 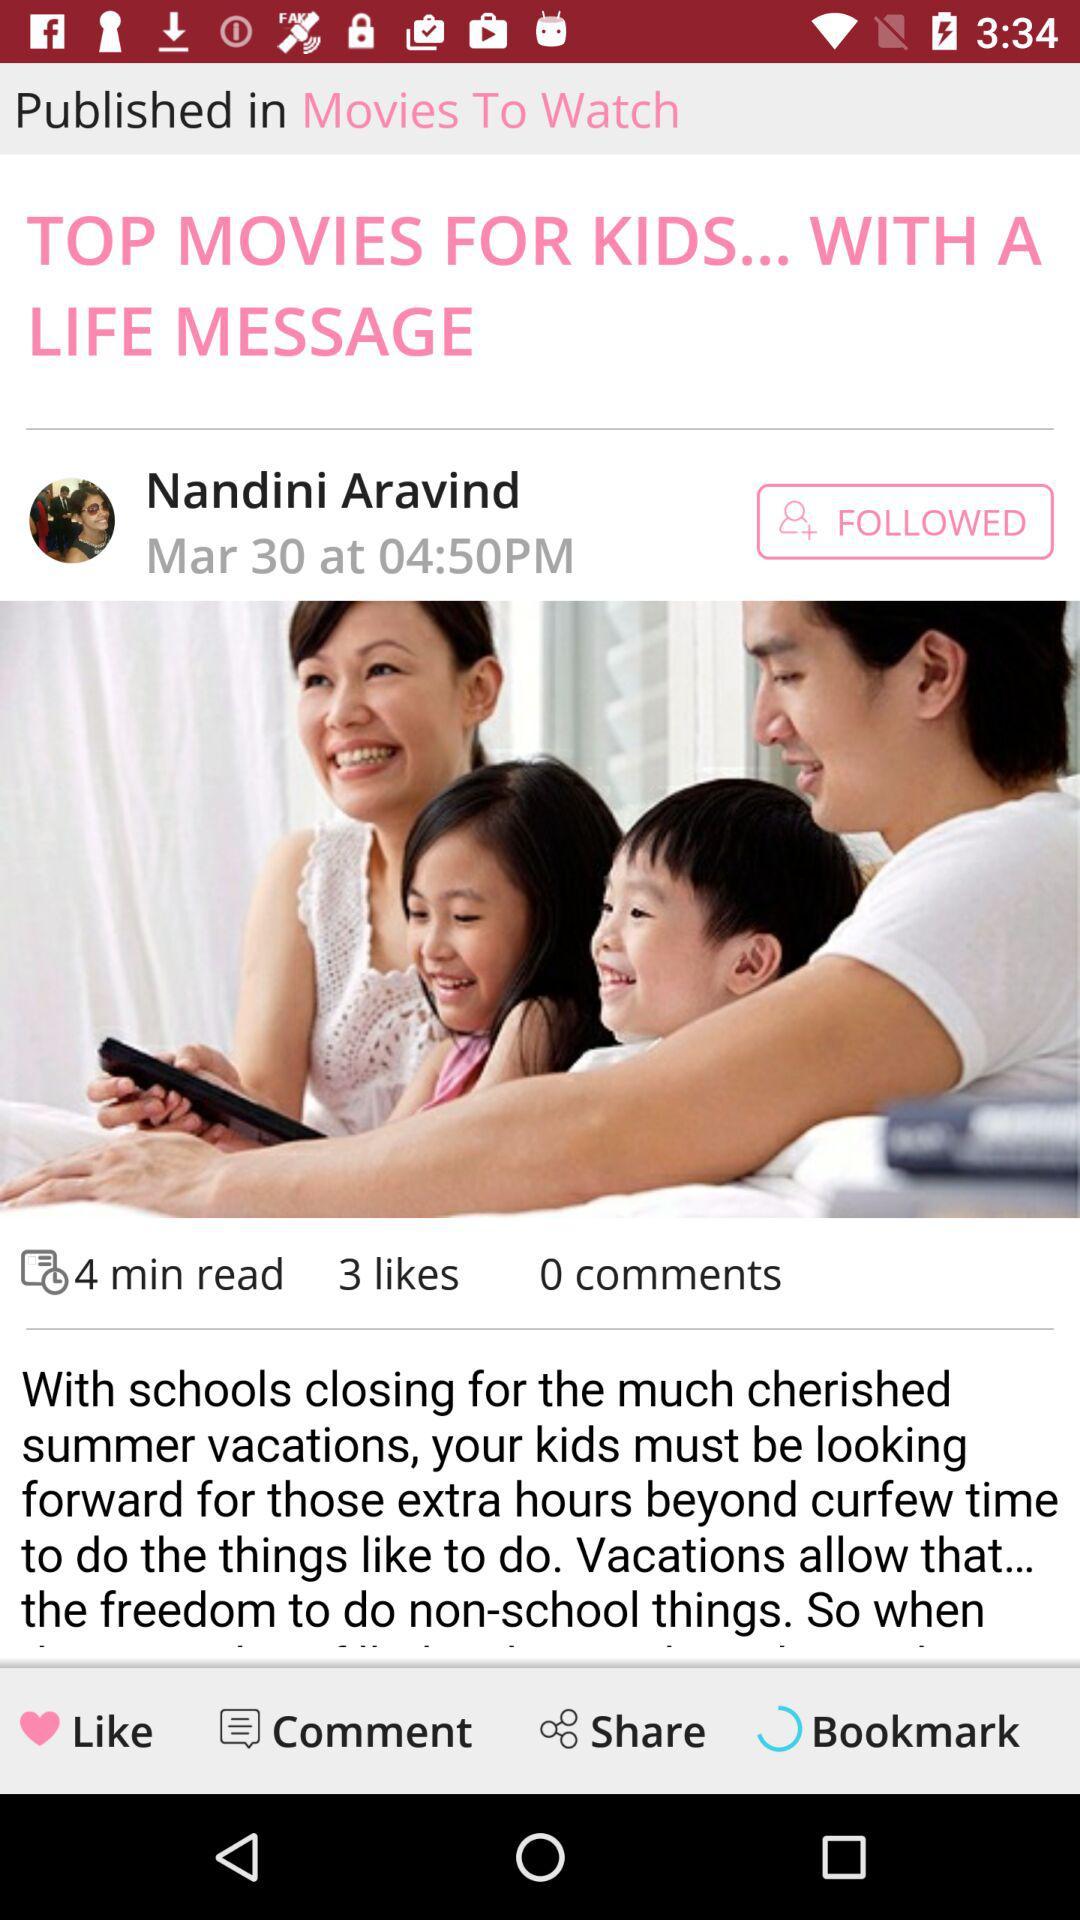 I want to click on the chat icon, so click(x=238, y=1727).